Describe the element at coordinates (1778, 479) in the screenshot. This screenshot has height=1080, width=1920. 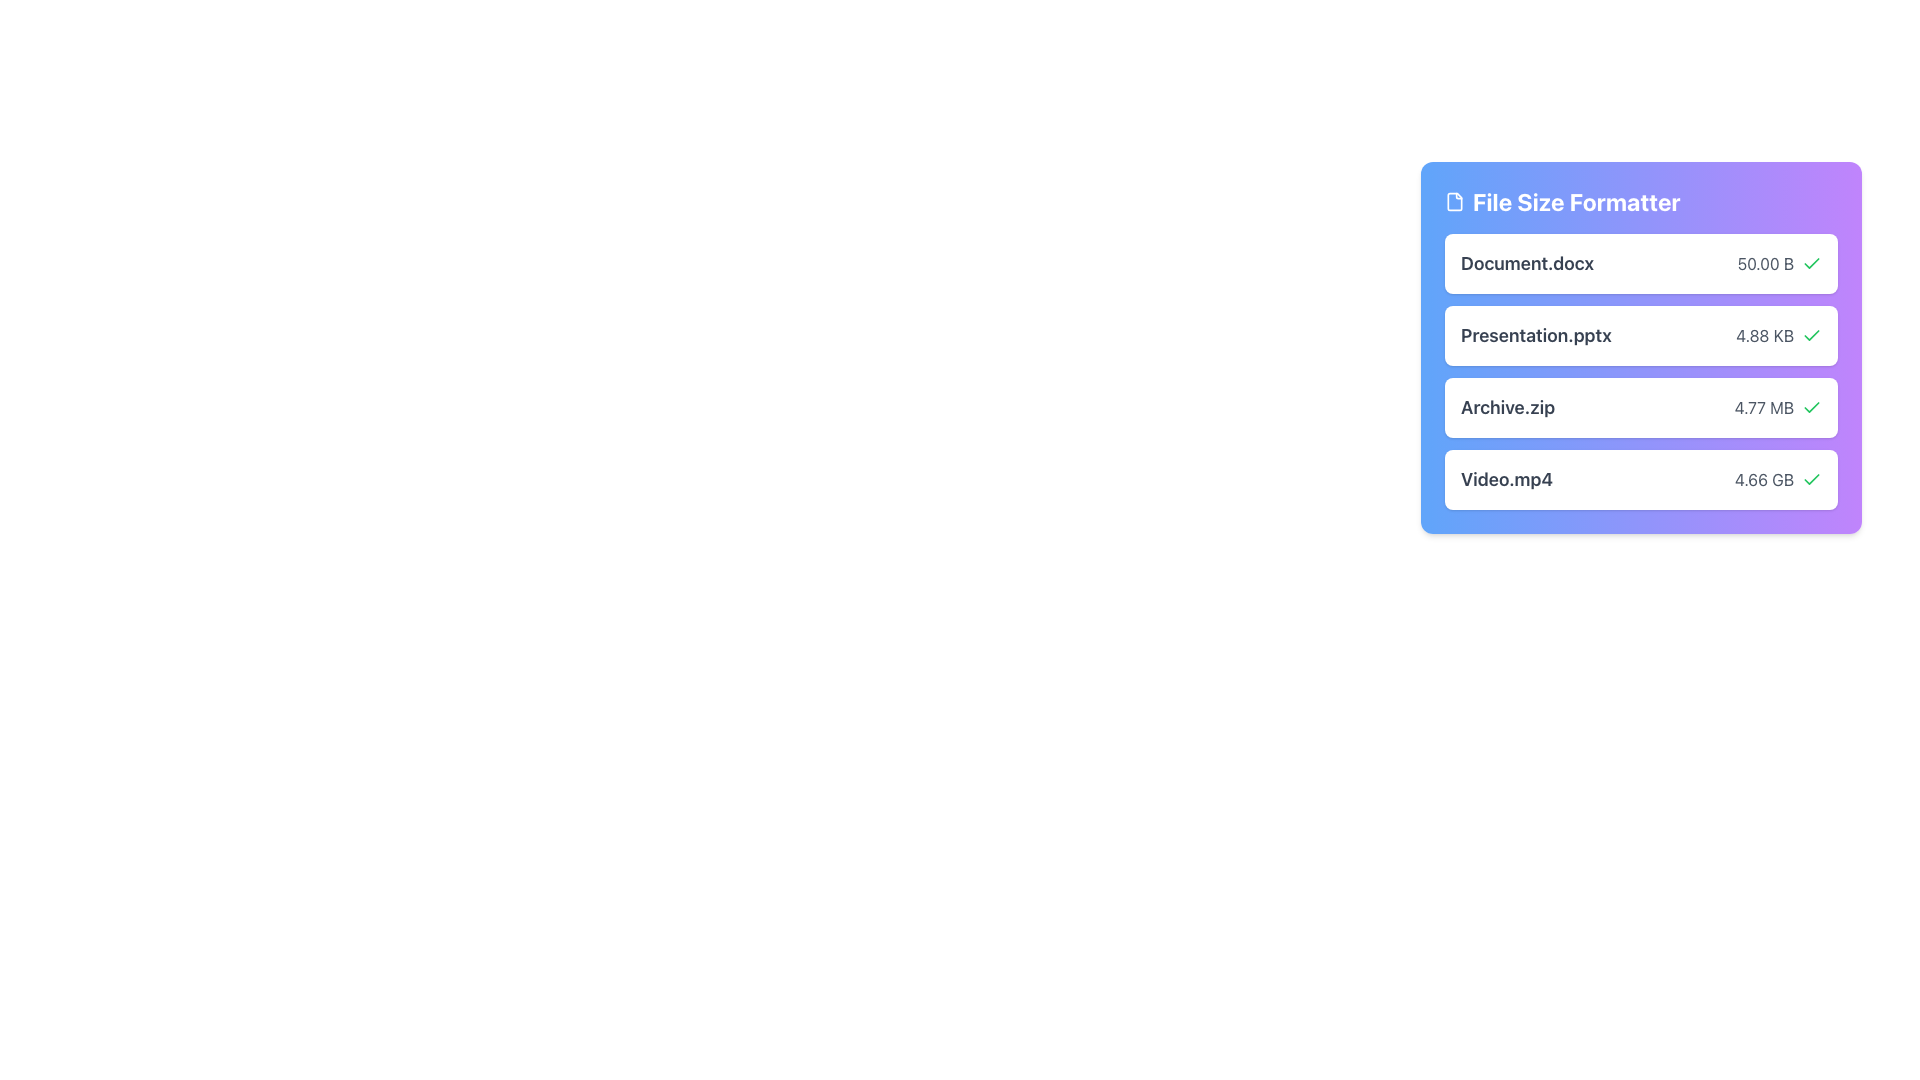
I see `the text label displaying the size of the video file 'Video.mp4', which is aligned right of the entry and has a green checkmark icon following it` at that location.